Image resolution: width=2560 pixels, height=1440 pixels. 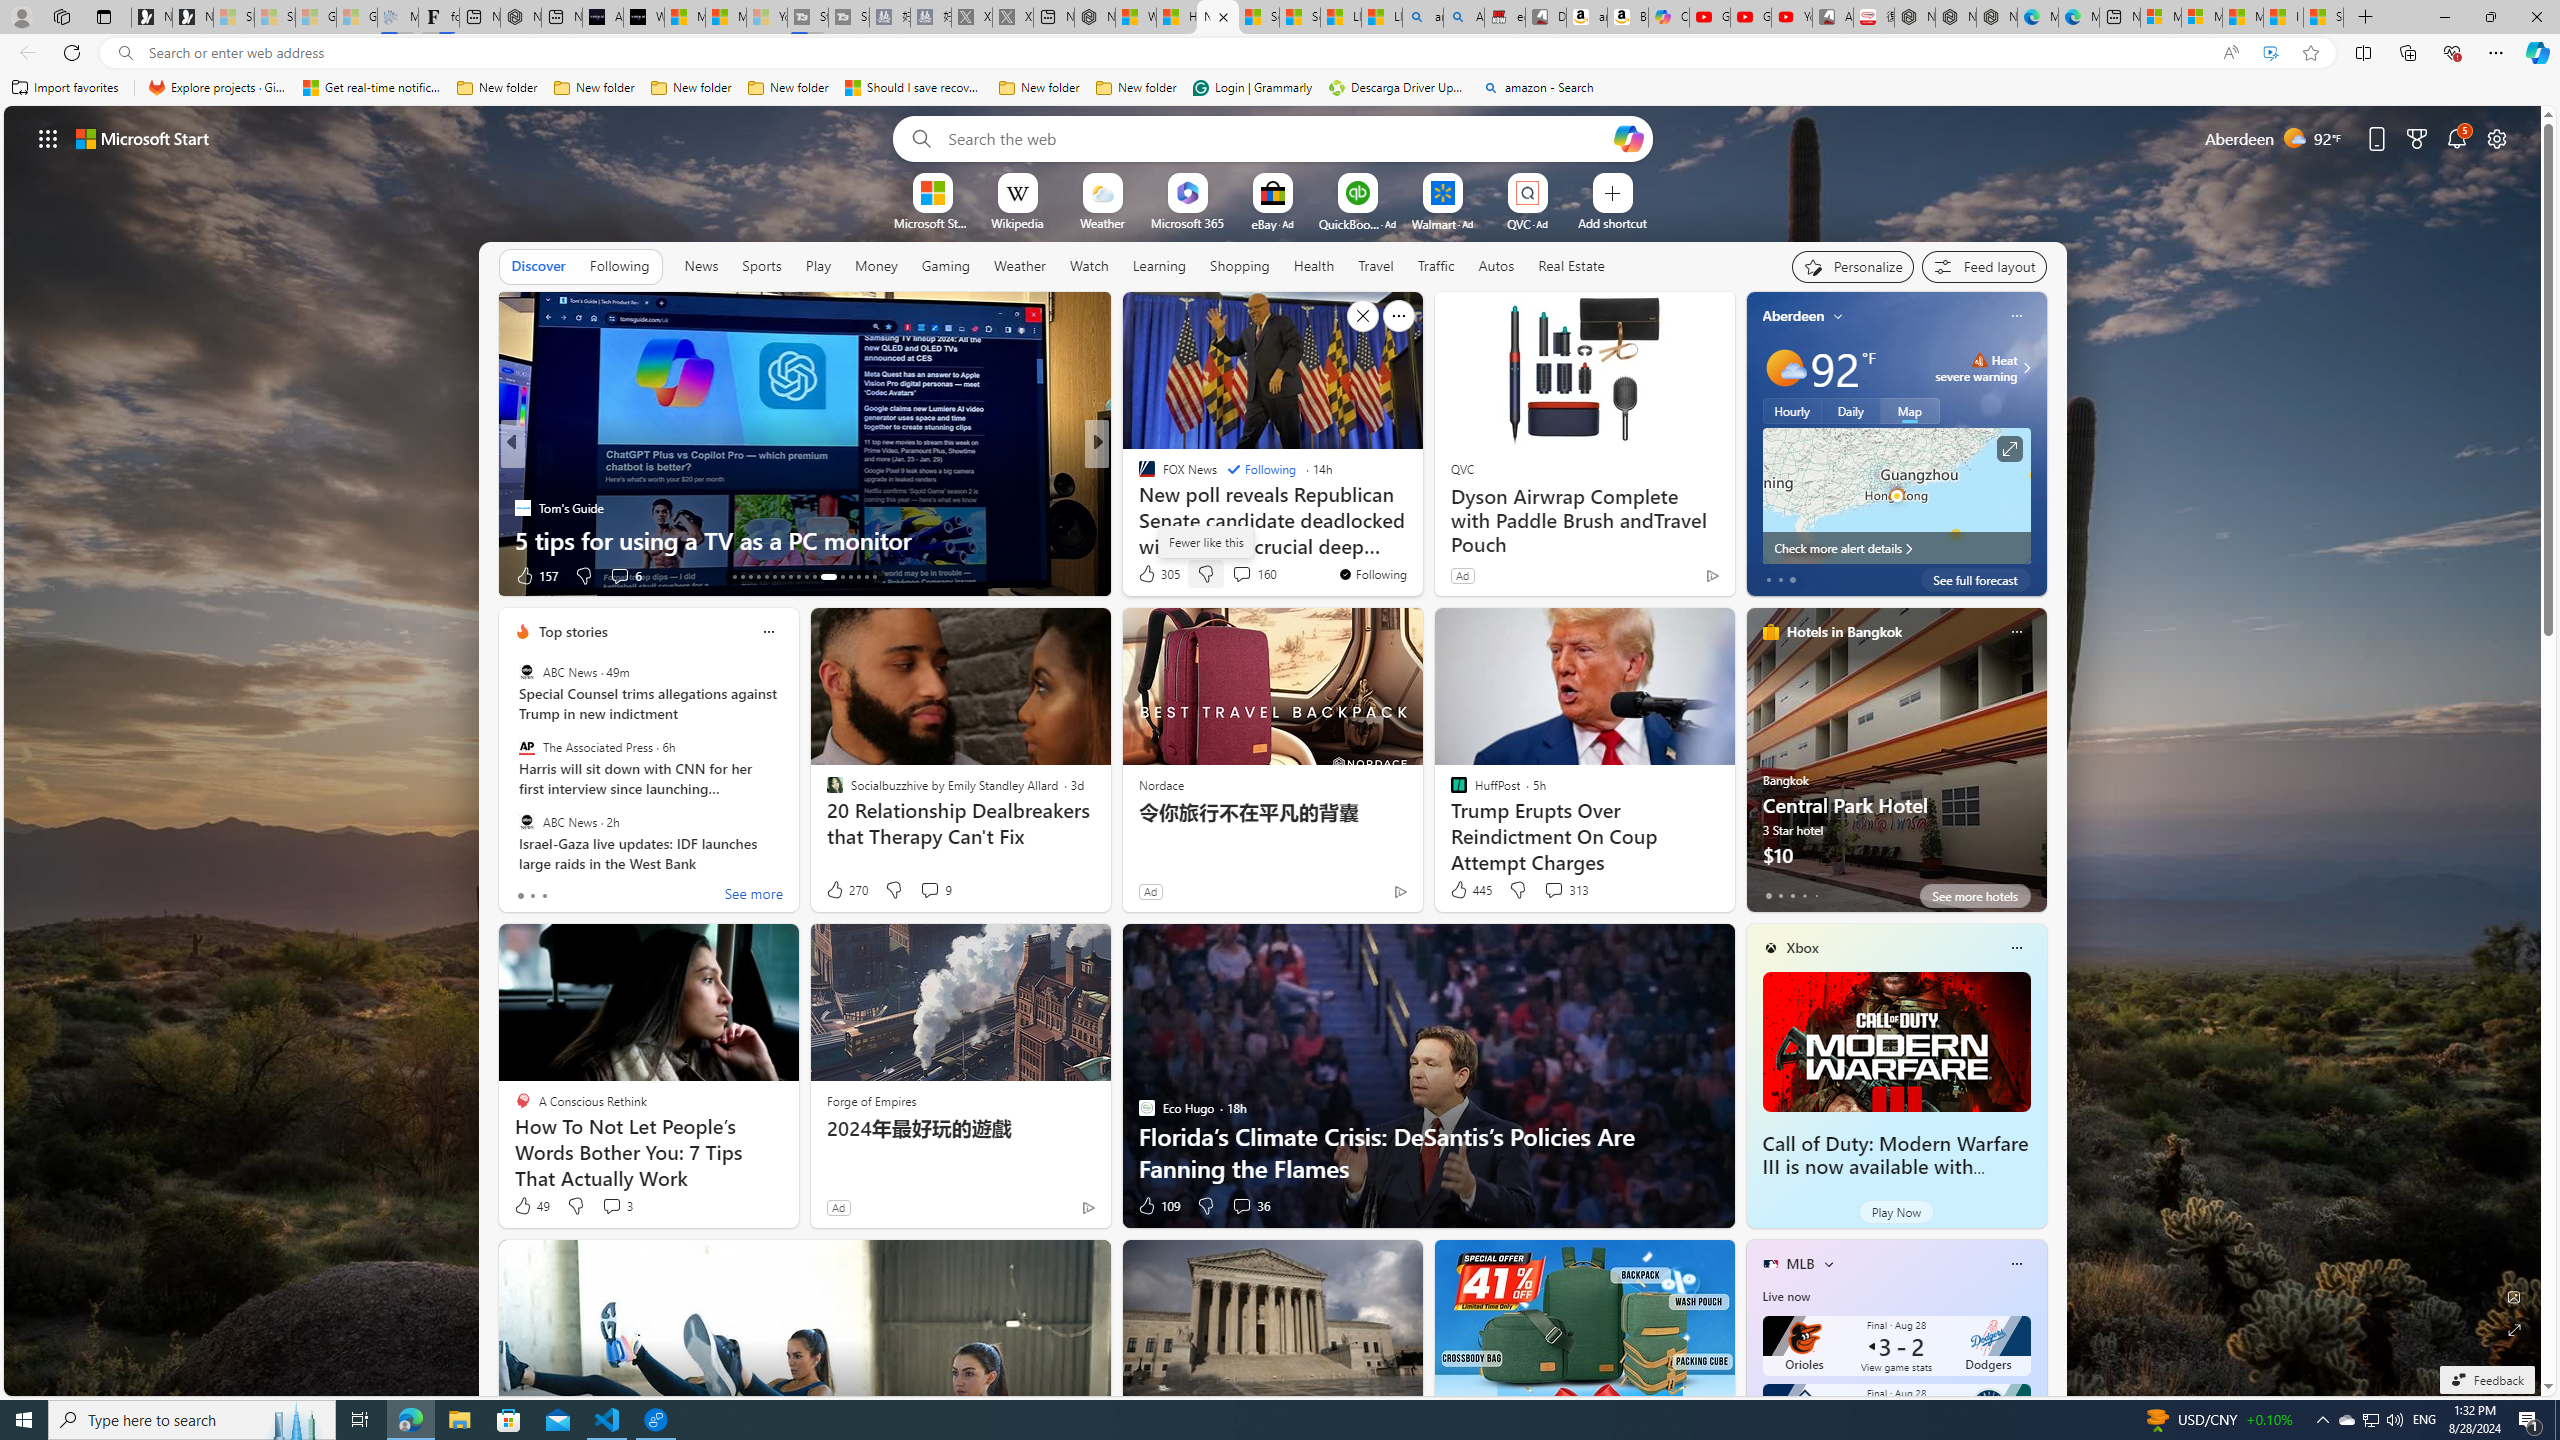 What do you see at coordinates (1627, 137) in the screenshot?
I see `'Open Copilot'` at bounding box center [1627, 137].